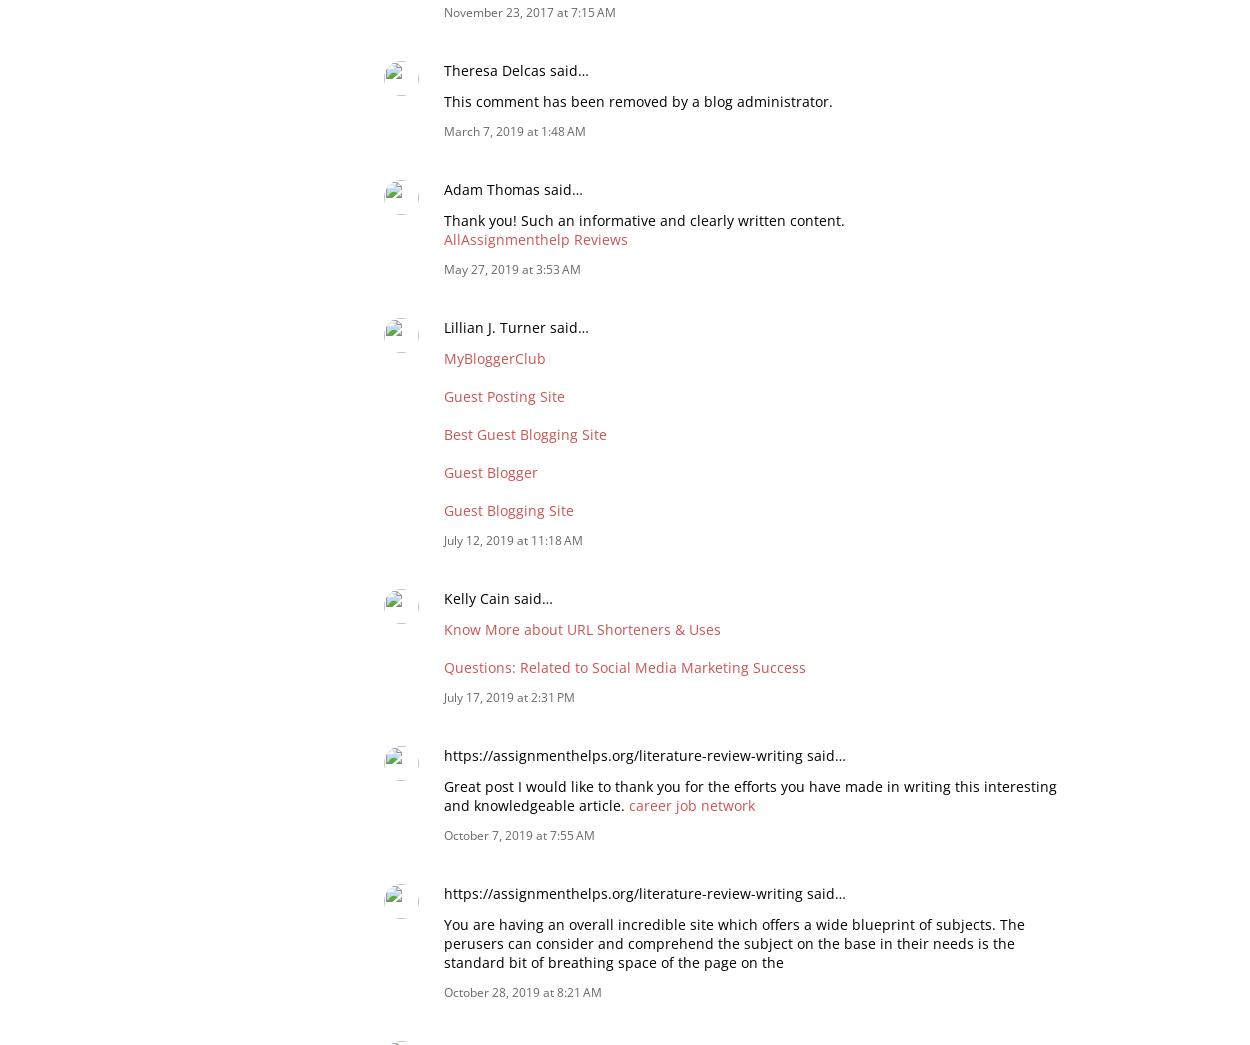 This screenshot has width=1250, height=1045. What do you see at coordinates (443, 666) in the screenshot?
I see `'Questions: Related to Social Media Marketing Success'` at bounding box center [443, 666].